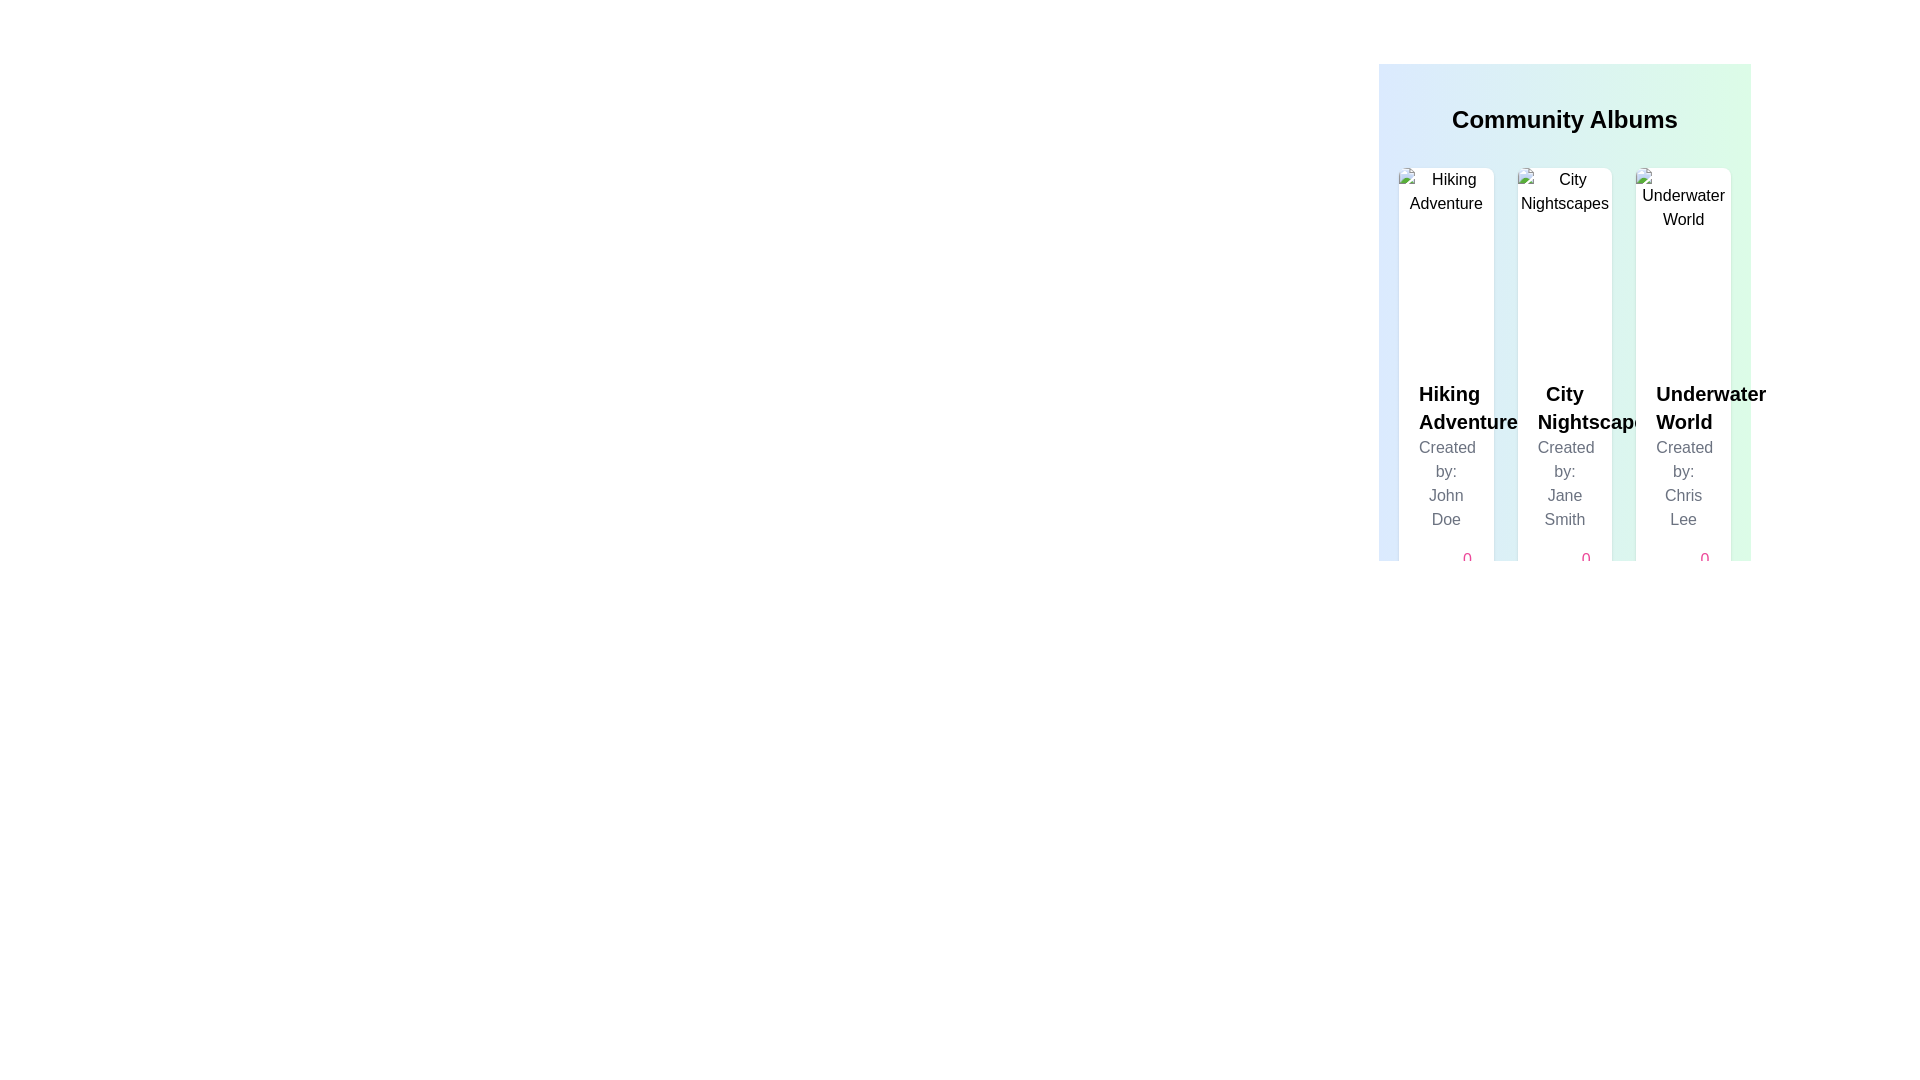  I want to click on the like button located at the bottom-right corner of the 'Underwater World' album card, so click(1689, 571).